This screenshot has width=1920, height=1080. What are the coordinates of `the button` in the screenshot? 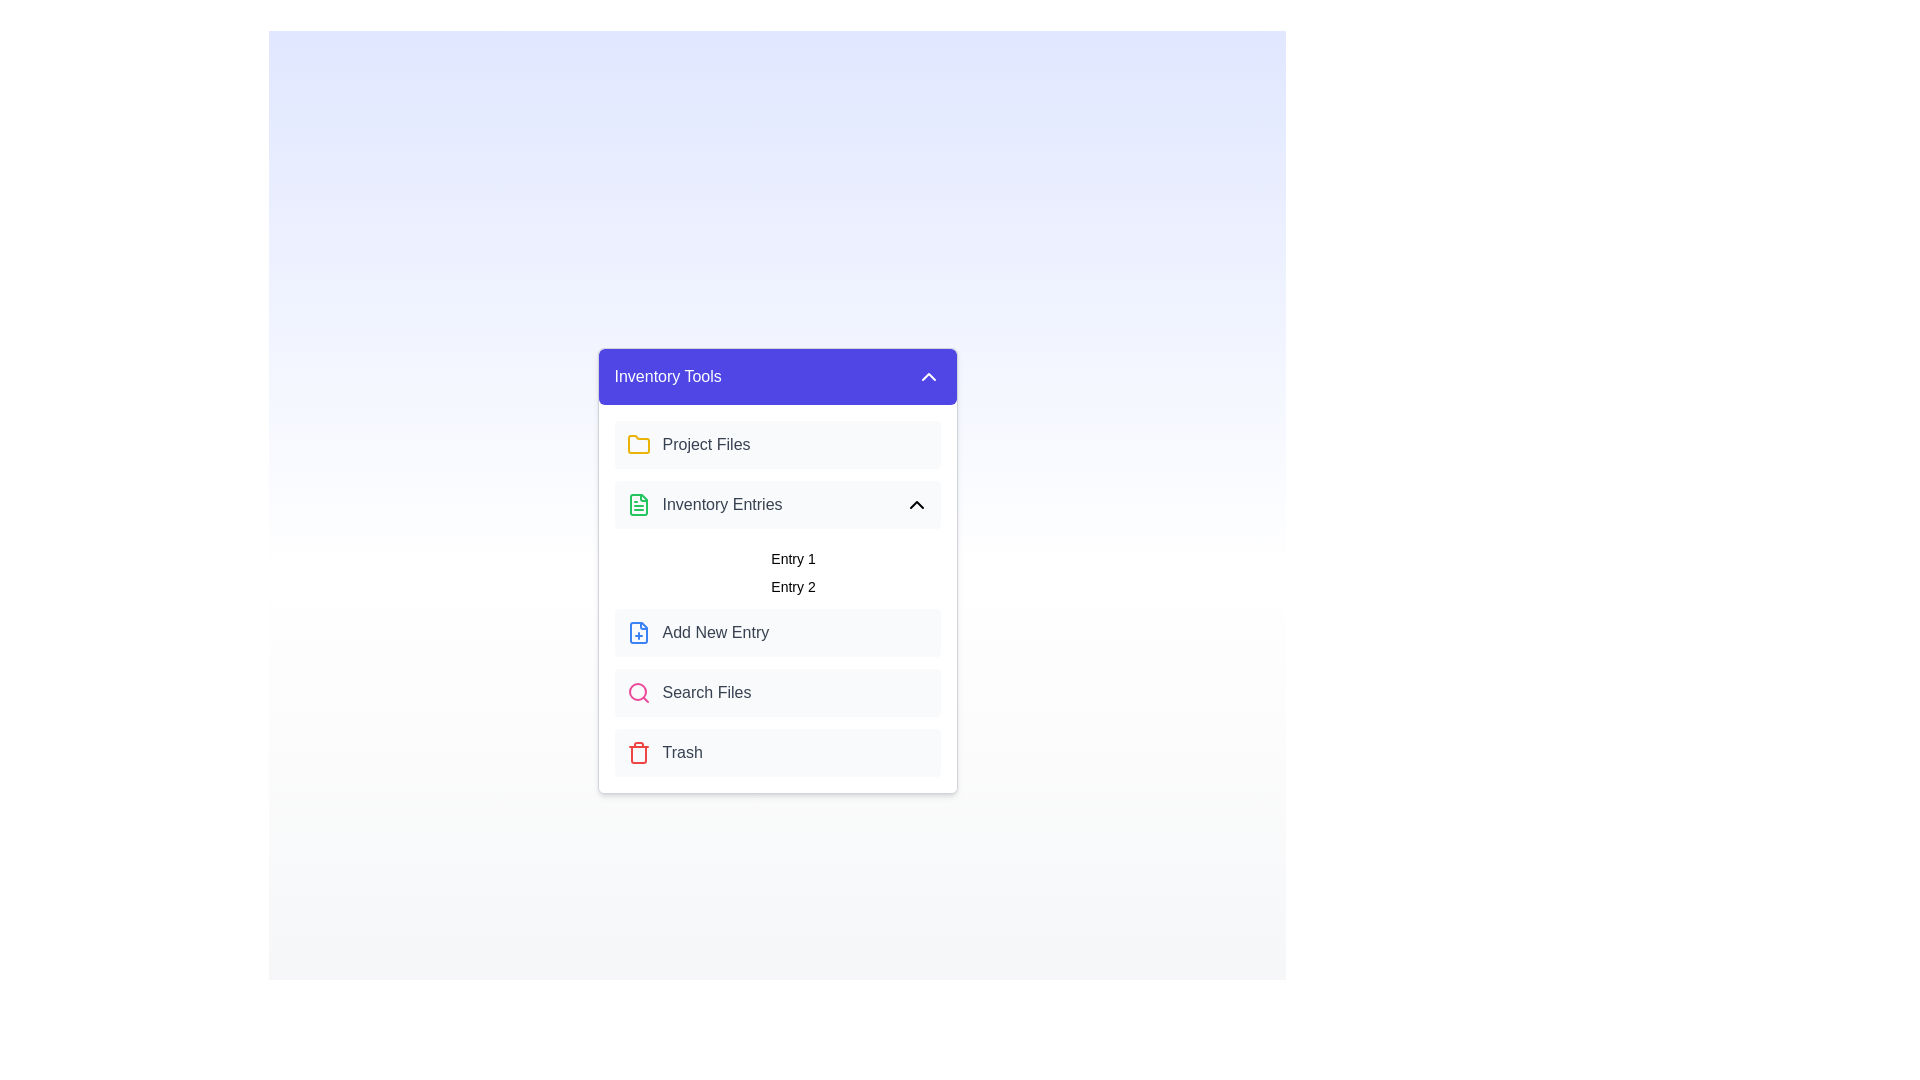 It's located at (776, 632).